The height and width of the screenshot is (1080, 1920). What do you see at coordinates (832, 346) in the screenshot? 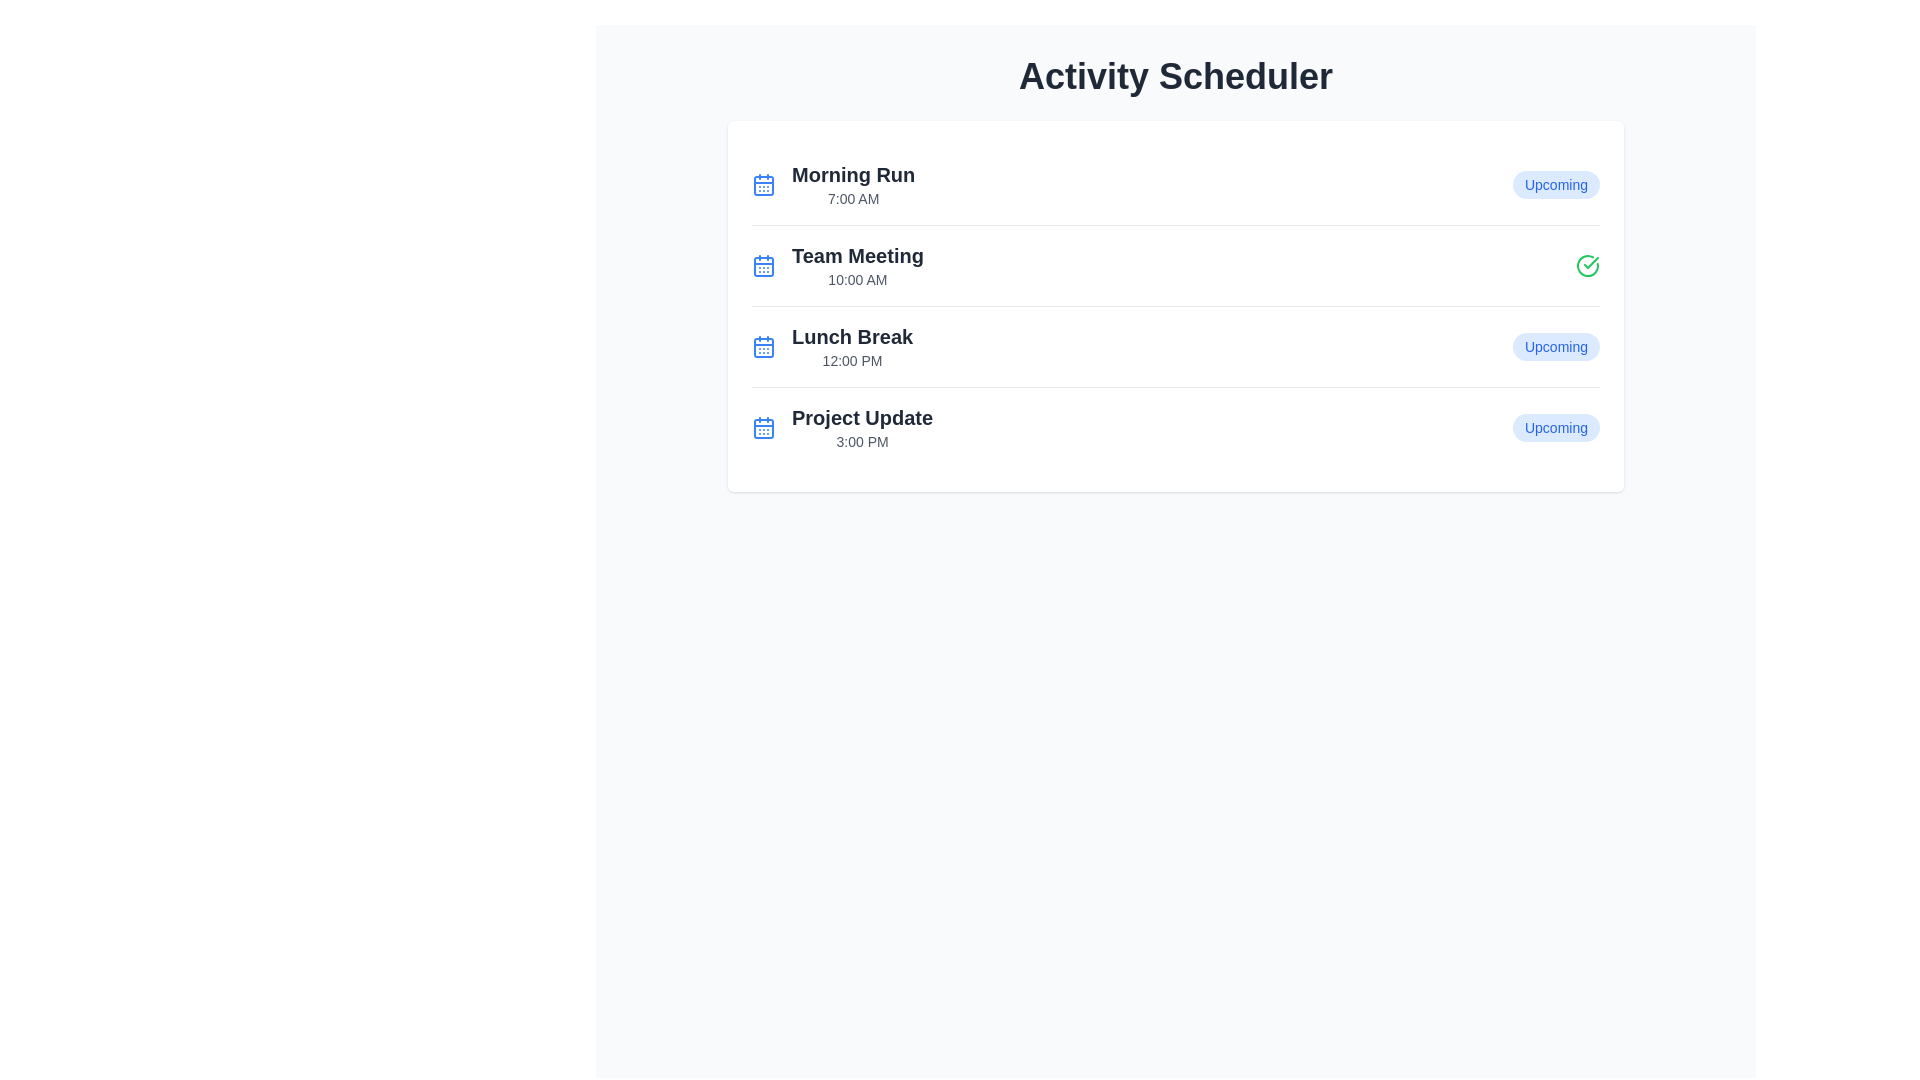
I see `the third scheduled event list item, which displays its title and time, to interact or show details` at bounding box center [832, 346].